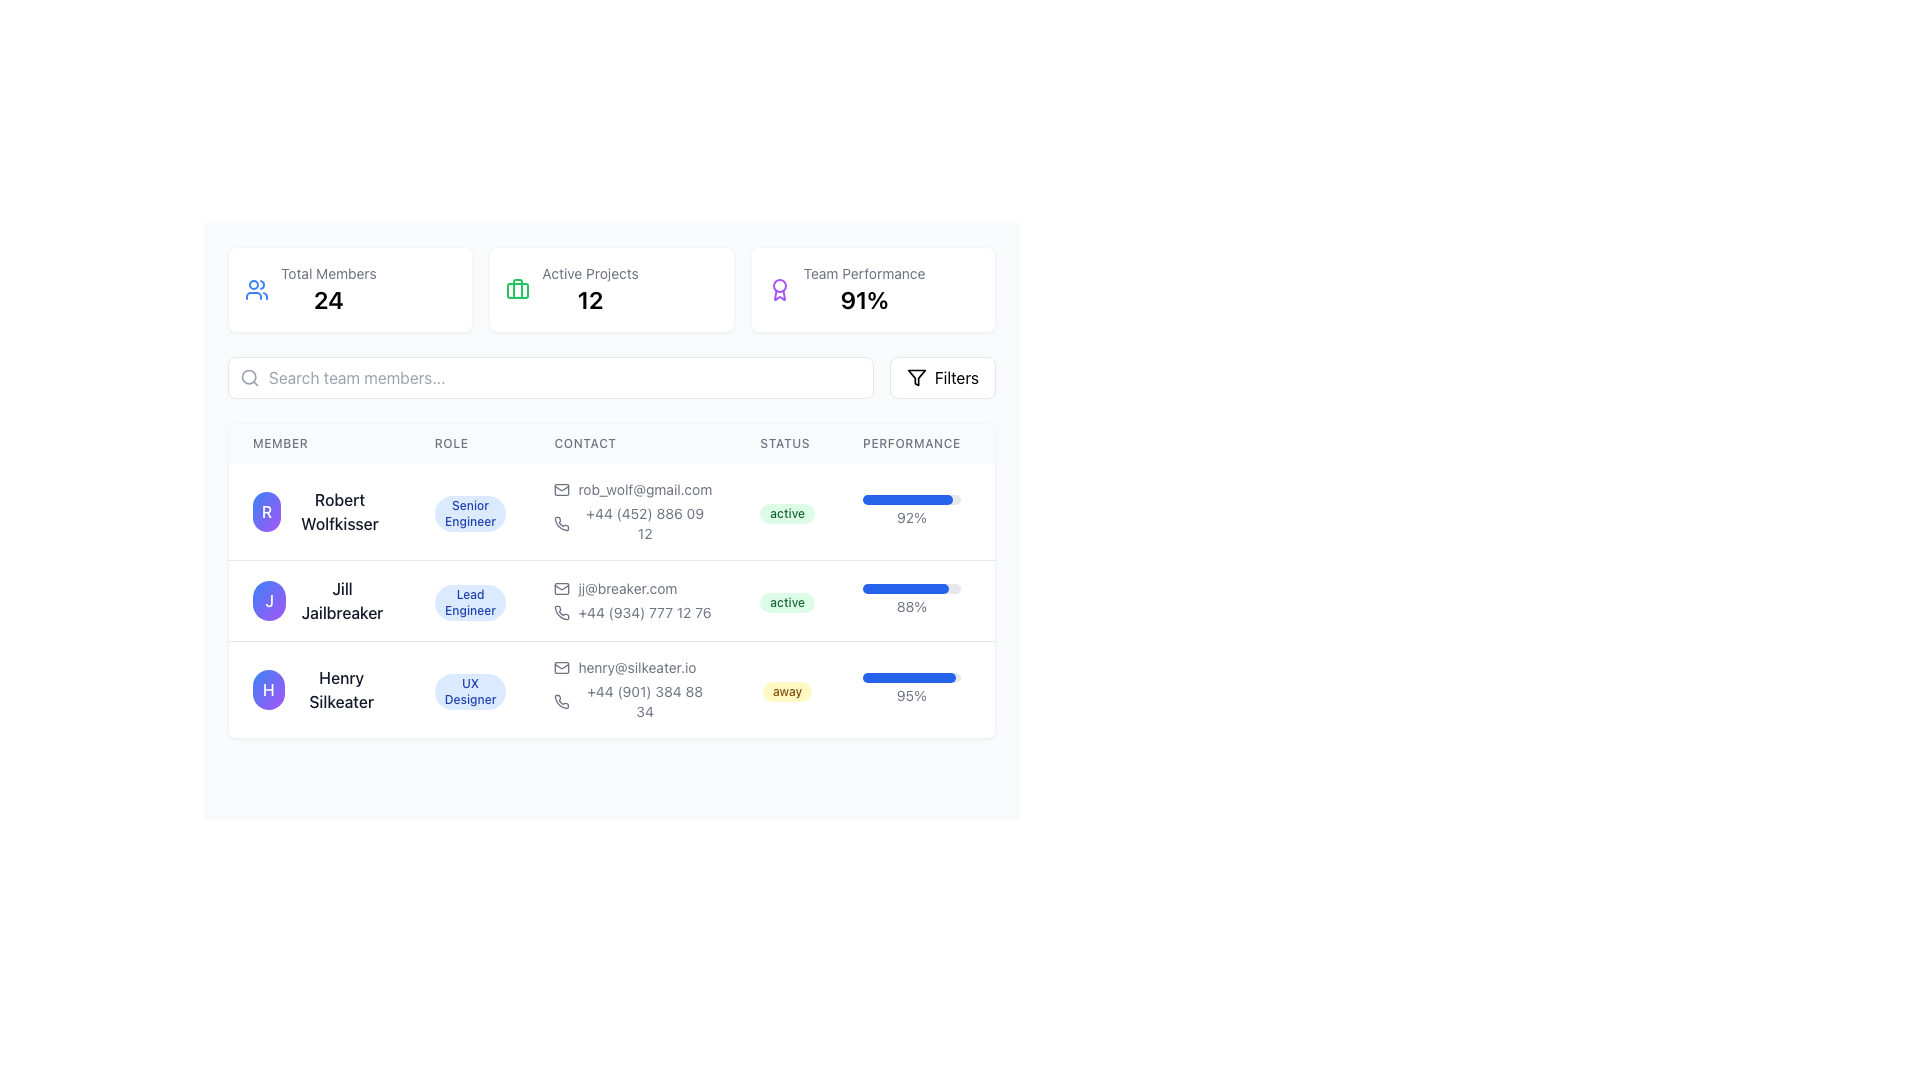 This screenshot has width=1920, height=1080. Describe the element at coordinates (786, 512) in the screenshot. I see `the 'active' status indicator badge for 'Robert Wolfkisser' located in the 'Status' column of the first row in the table` at that location.